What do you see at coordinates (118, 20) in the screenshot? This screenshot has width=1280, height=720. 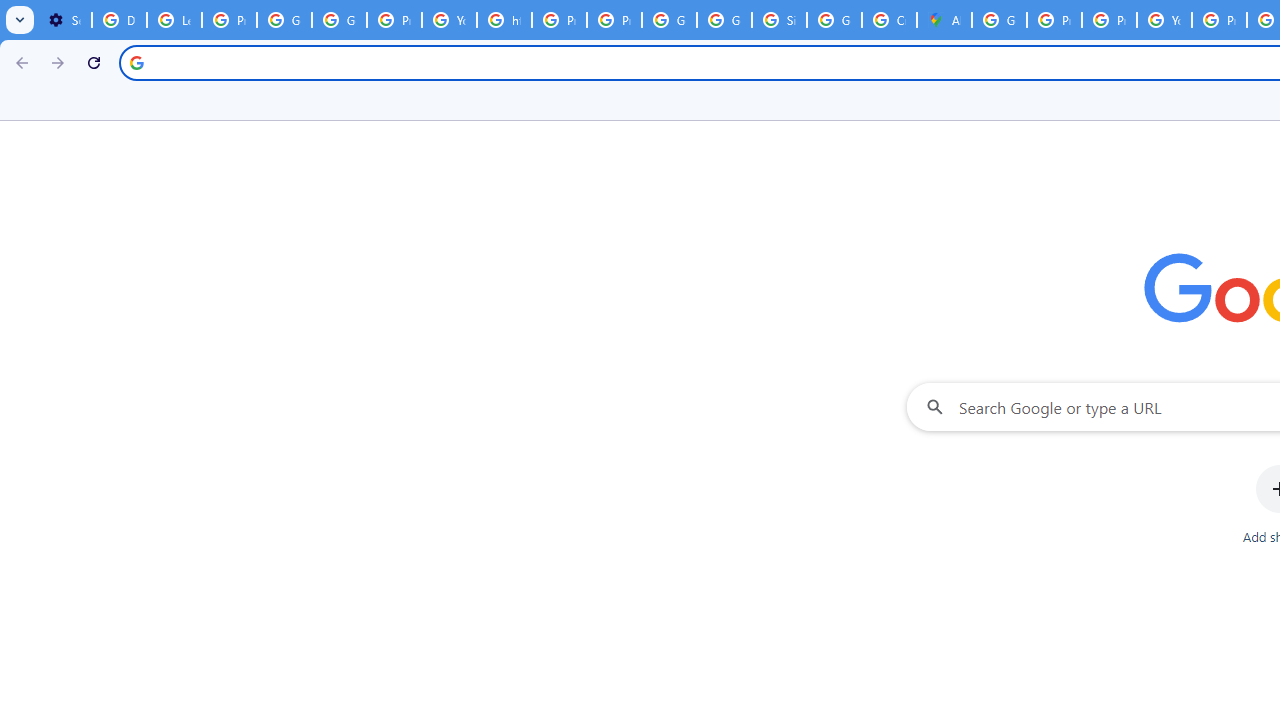 I see `'Delete photos & videos - Computer - Google Photos Help'` at bounding box center [118, 20].